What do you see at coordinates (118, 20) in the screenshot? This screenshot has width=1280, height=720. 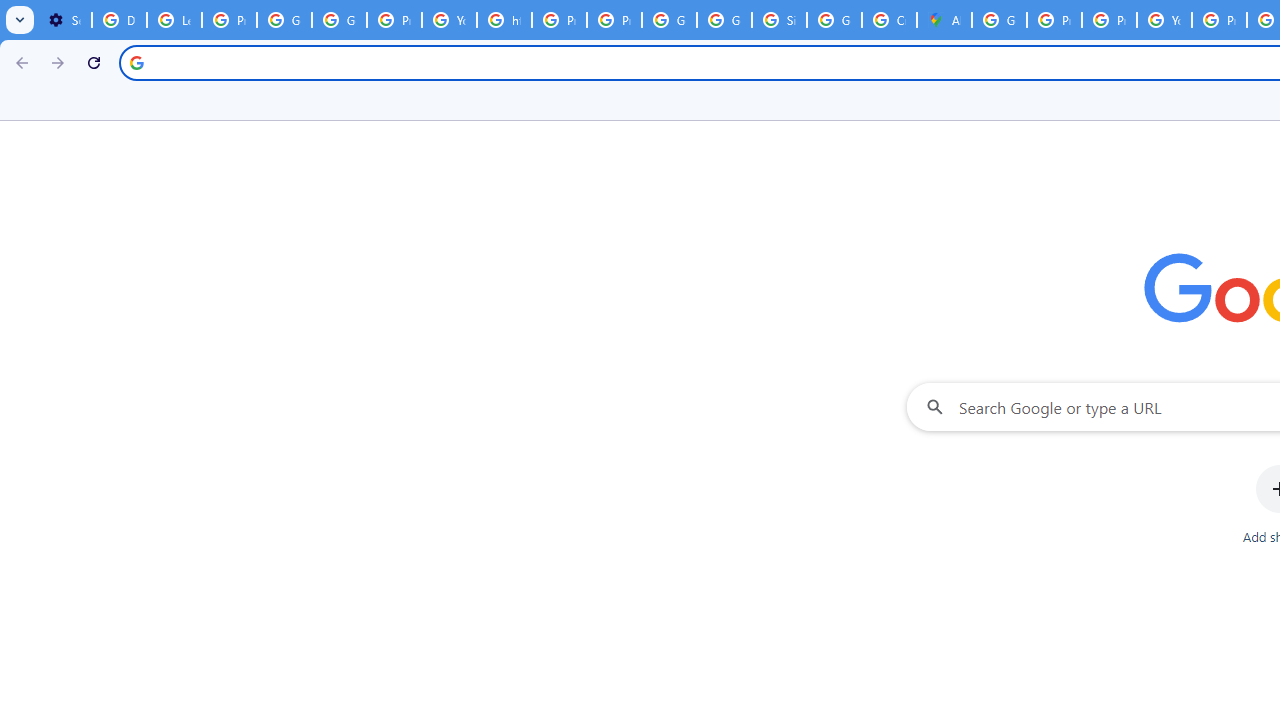 I see `'Delete photos & videos - Computer - Google Photos Help'` at bounding box center [118, 20].